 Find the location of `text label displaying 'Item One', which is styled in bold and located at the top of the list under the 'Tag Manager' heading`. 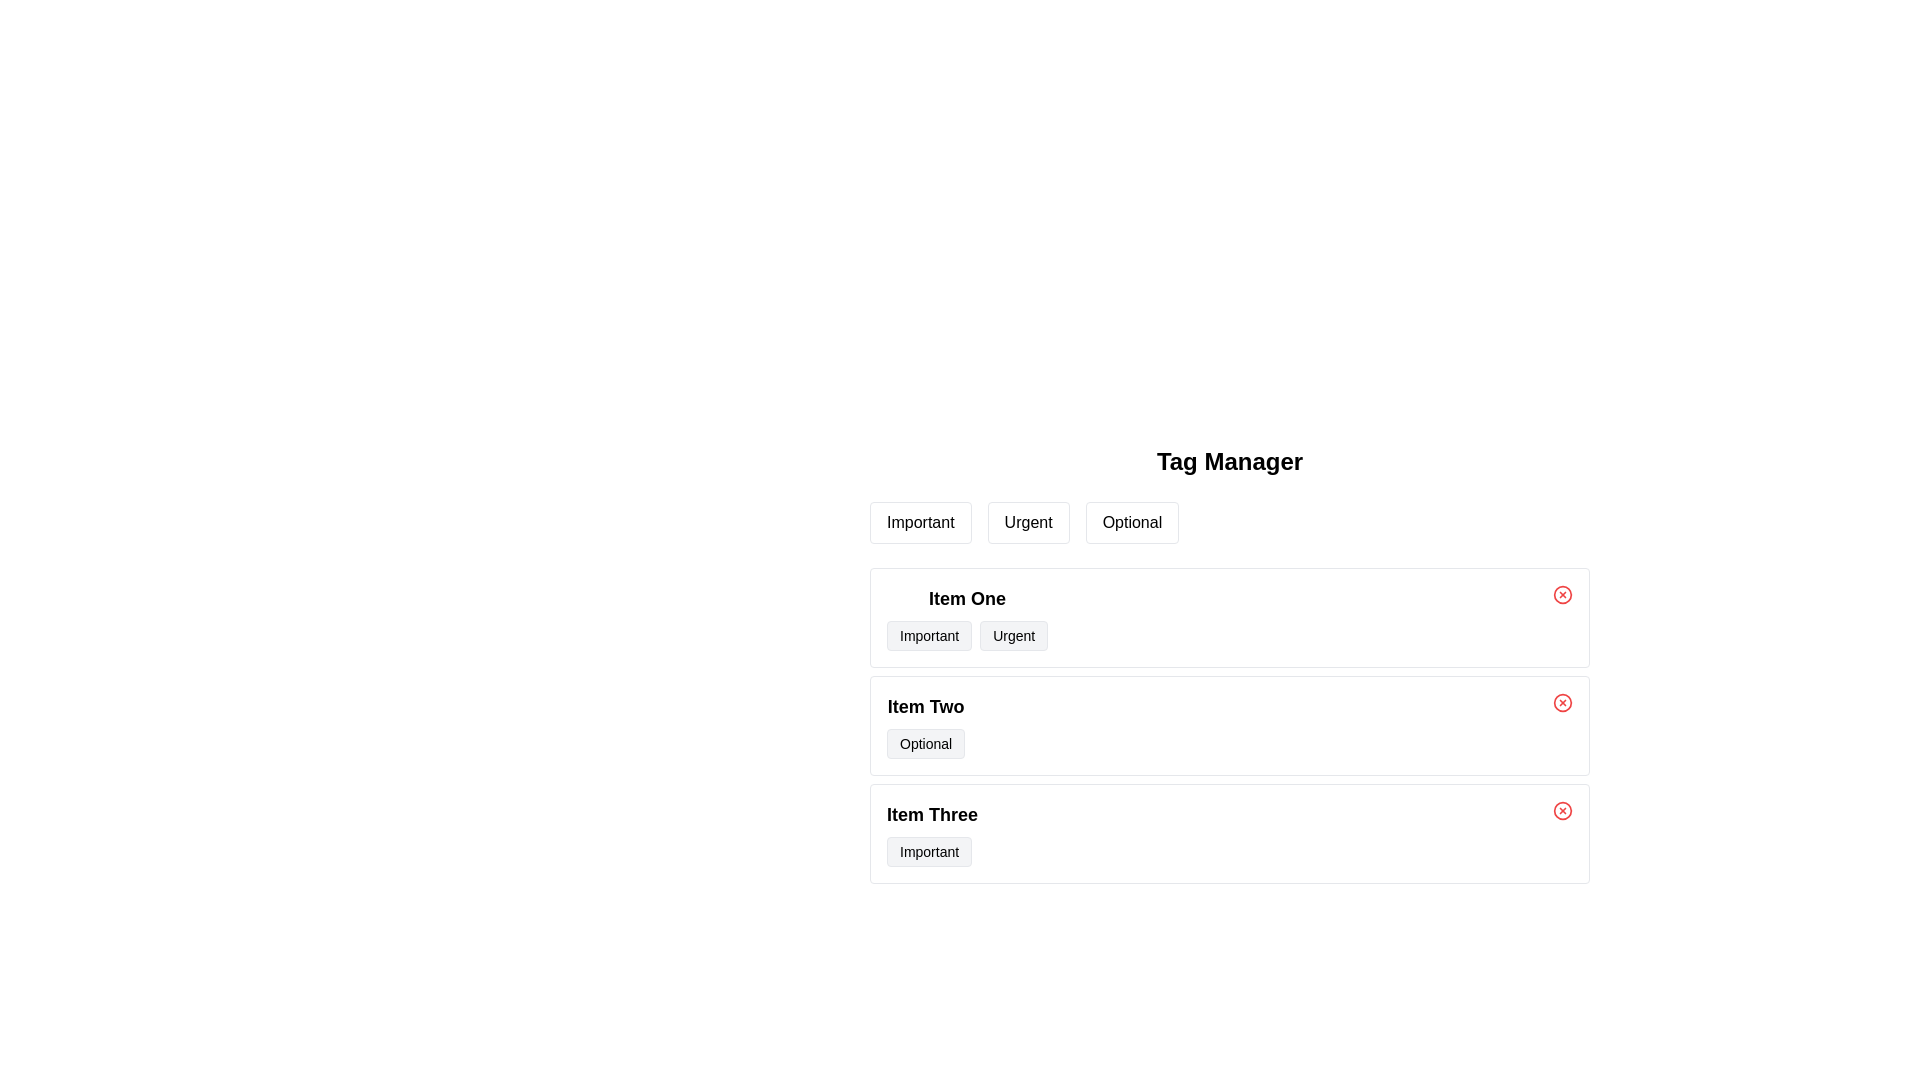

text label displaying 'Item One', which is styled in bold and located at the top of the list under the 'Tag Manager' heading is located at coordinates (967, 597).